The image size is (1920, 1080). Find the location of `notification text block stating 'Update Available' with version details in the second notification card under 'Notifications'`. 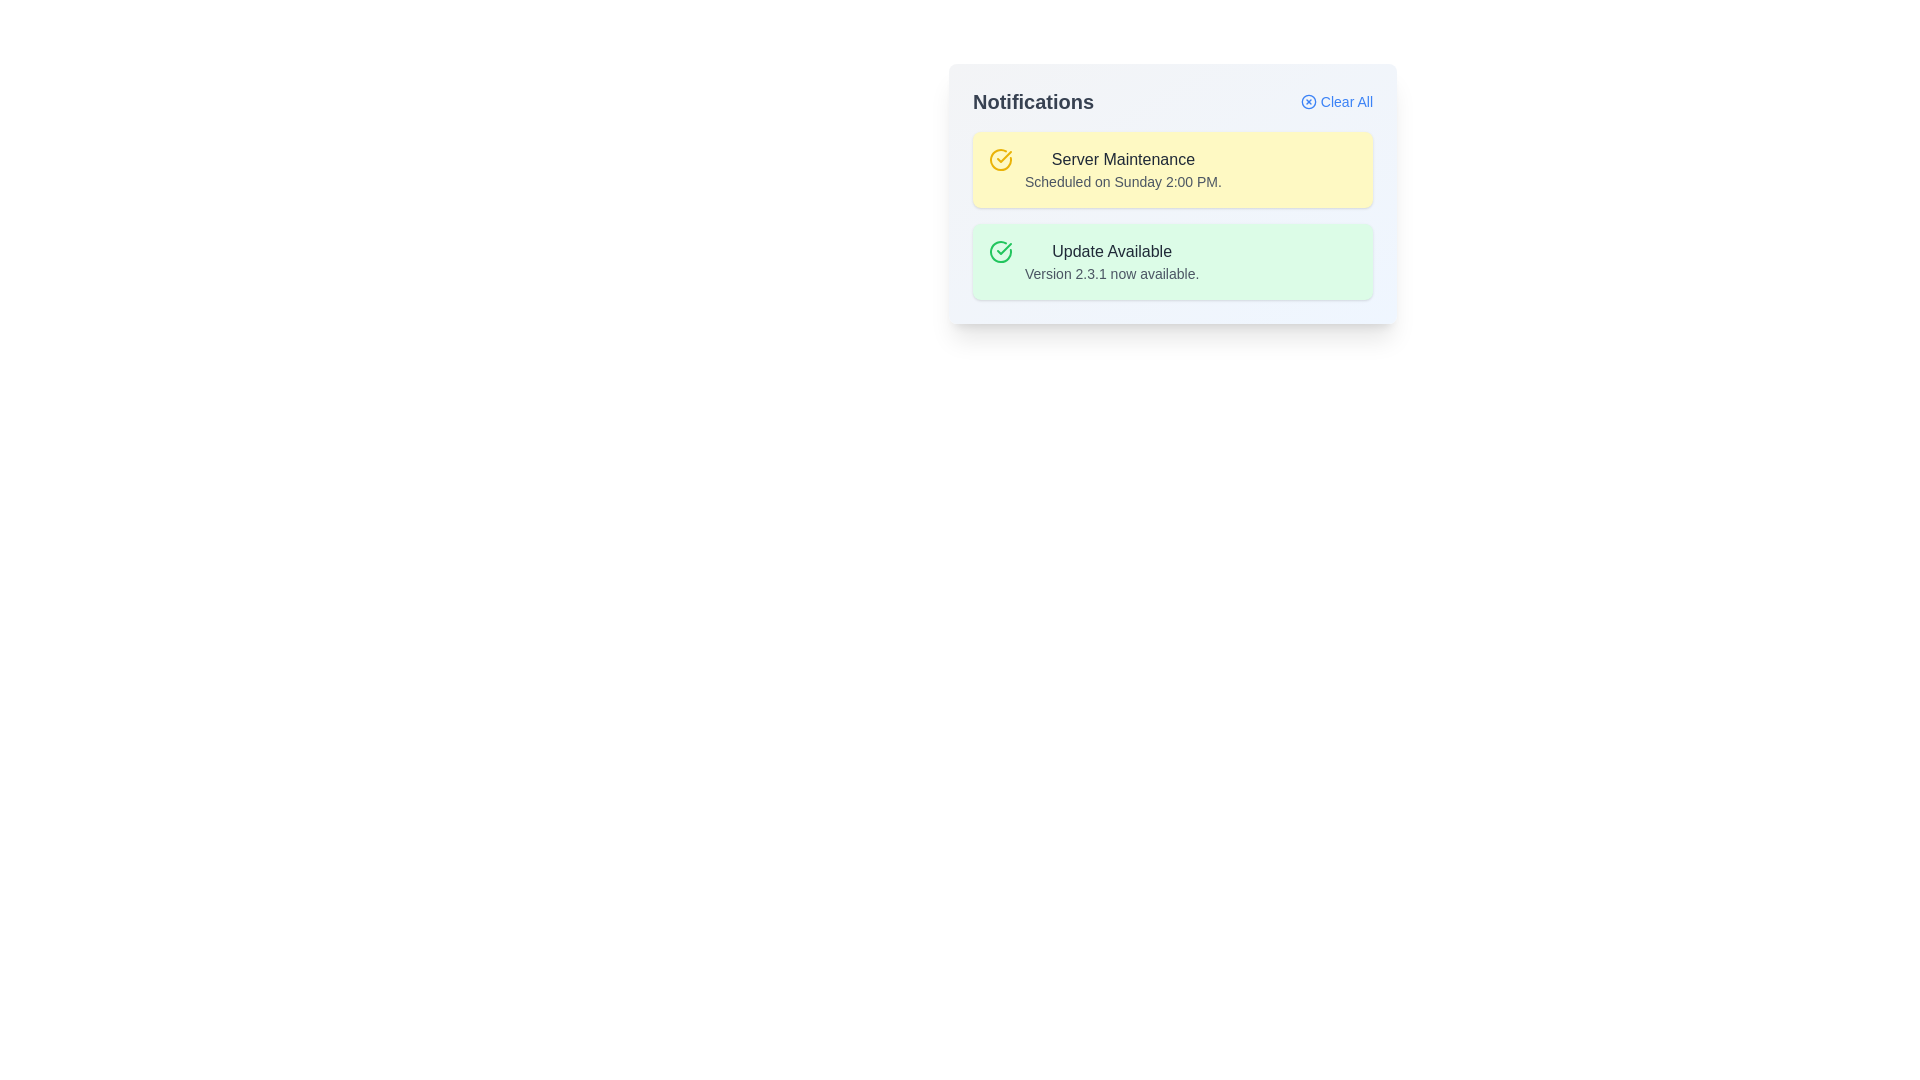

notification text block stating 'Update Available' with version details in the second notification card under 'Notifications' is located at coordinates (1111, 261).